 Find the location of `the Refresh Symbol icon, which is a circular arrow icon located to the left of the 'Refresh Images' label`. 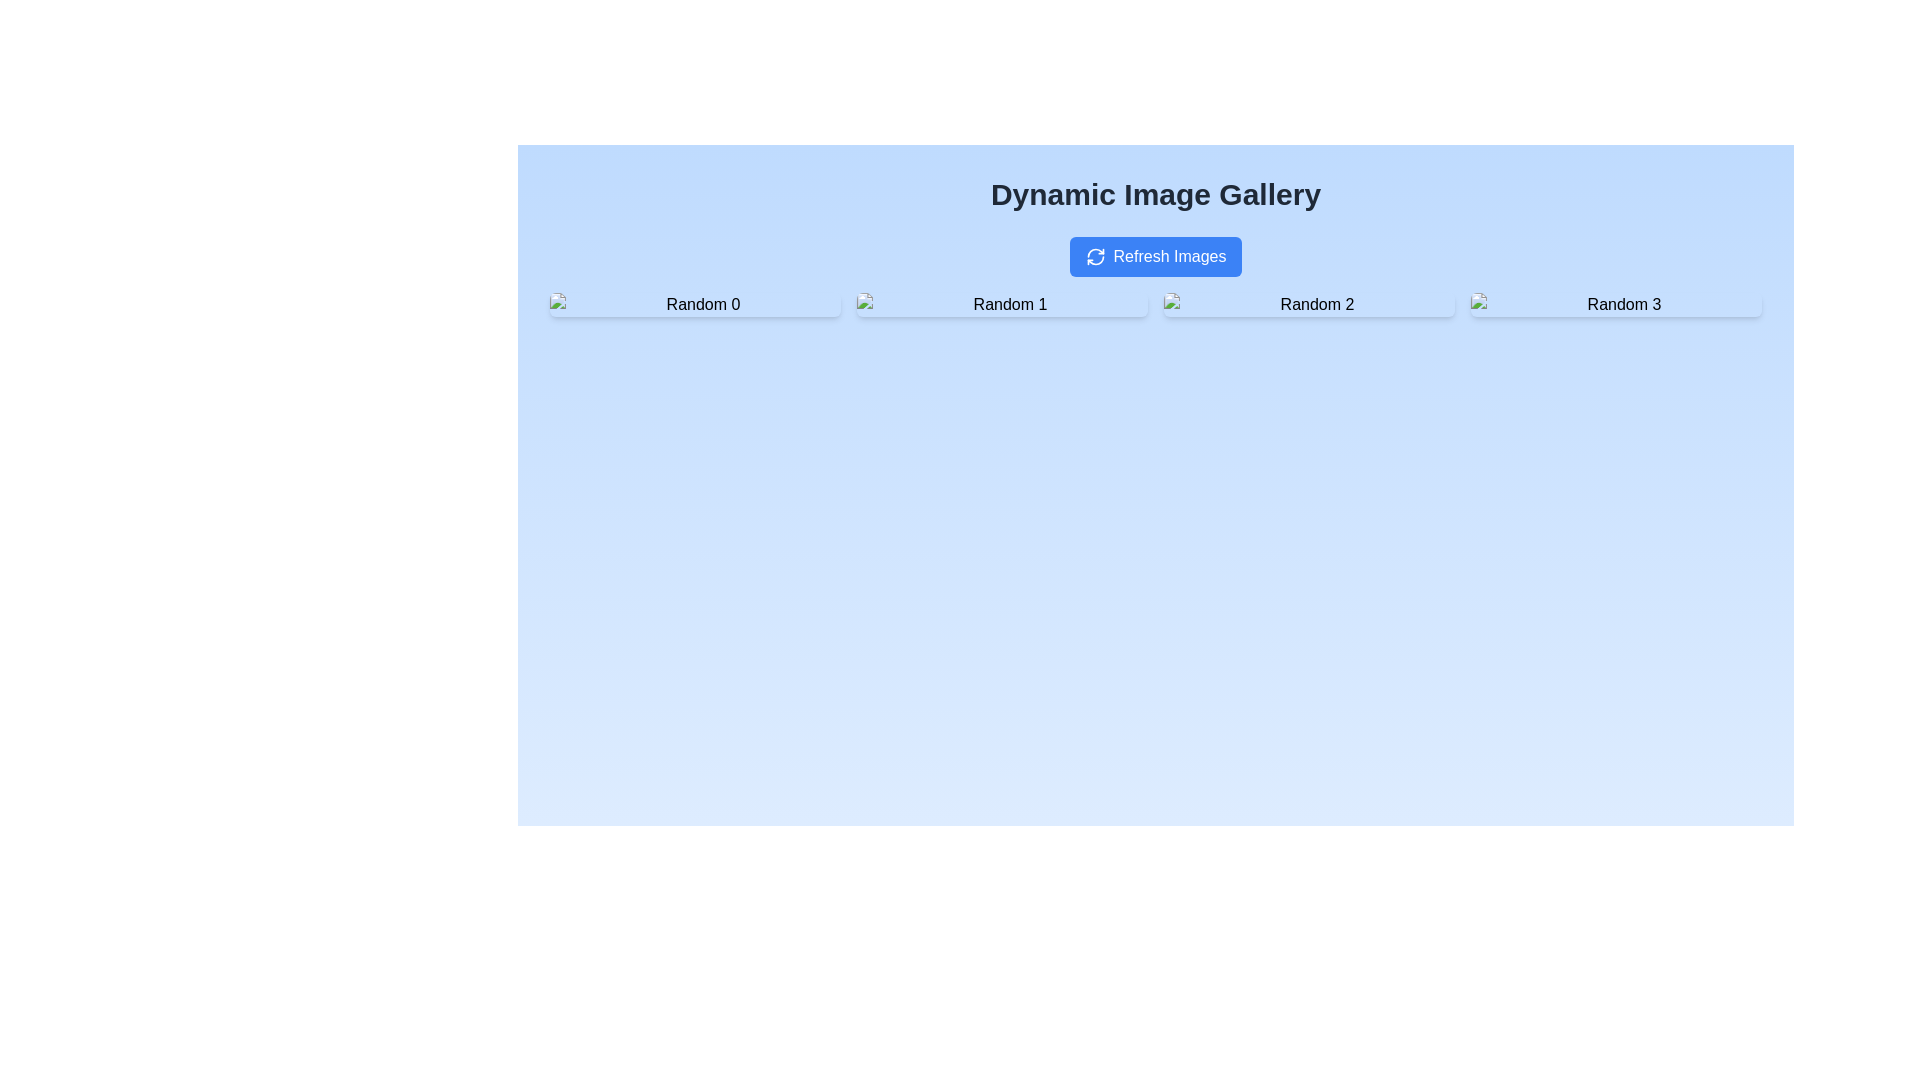

the Refresh Symbol icon, which is a circular arrow icon located to the left of the 'Refresh Images' label is located at coordinates (1094, 256).